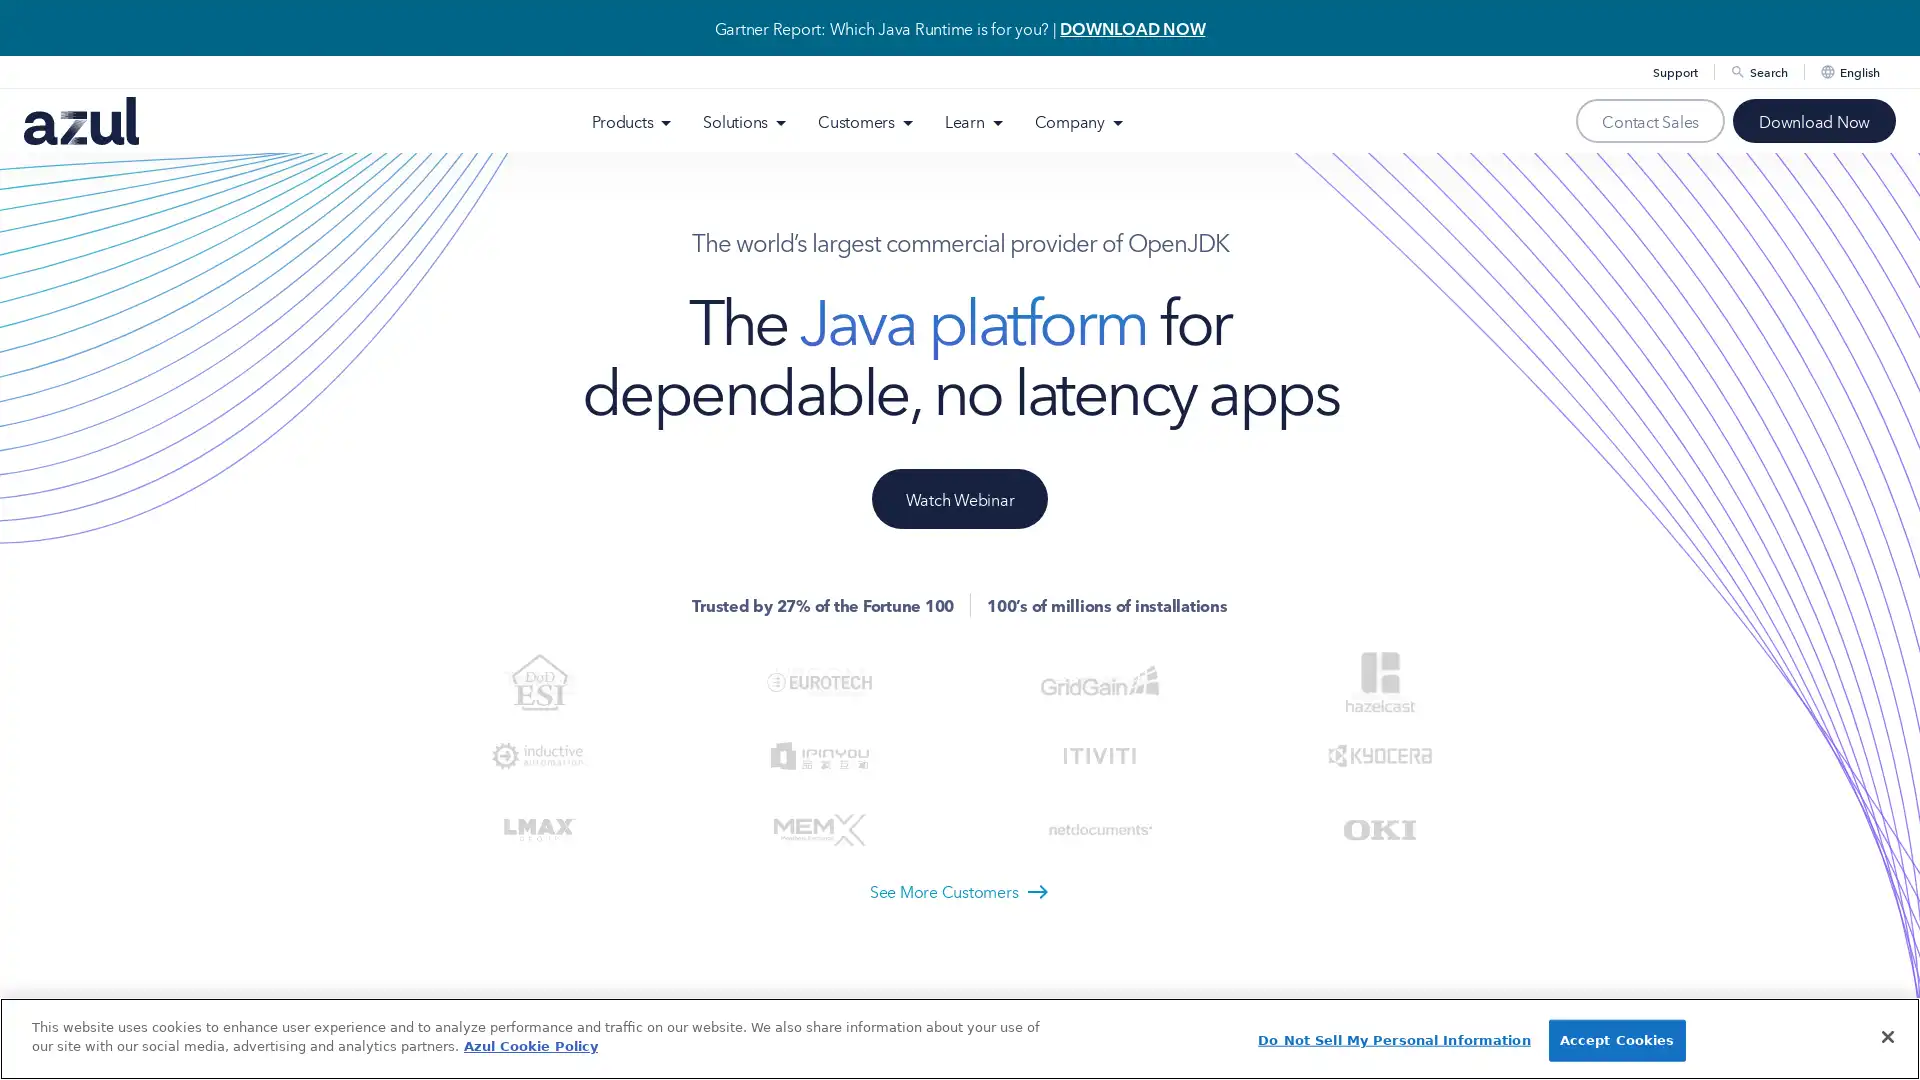 The width and height of the screenshot is (1920, 1080). Describe the element at coordinates (1886, 1035) in the screenshot. I see `Close` at that location.